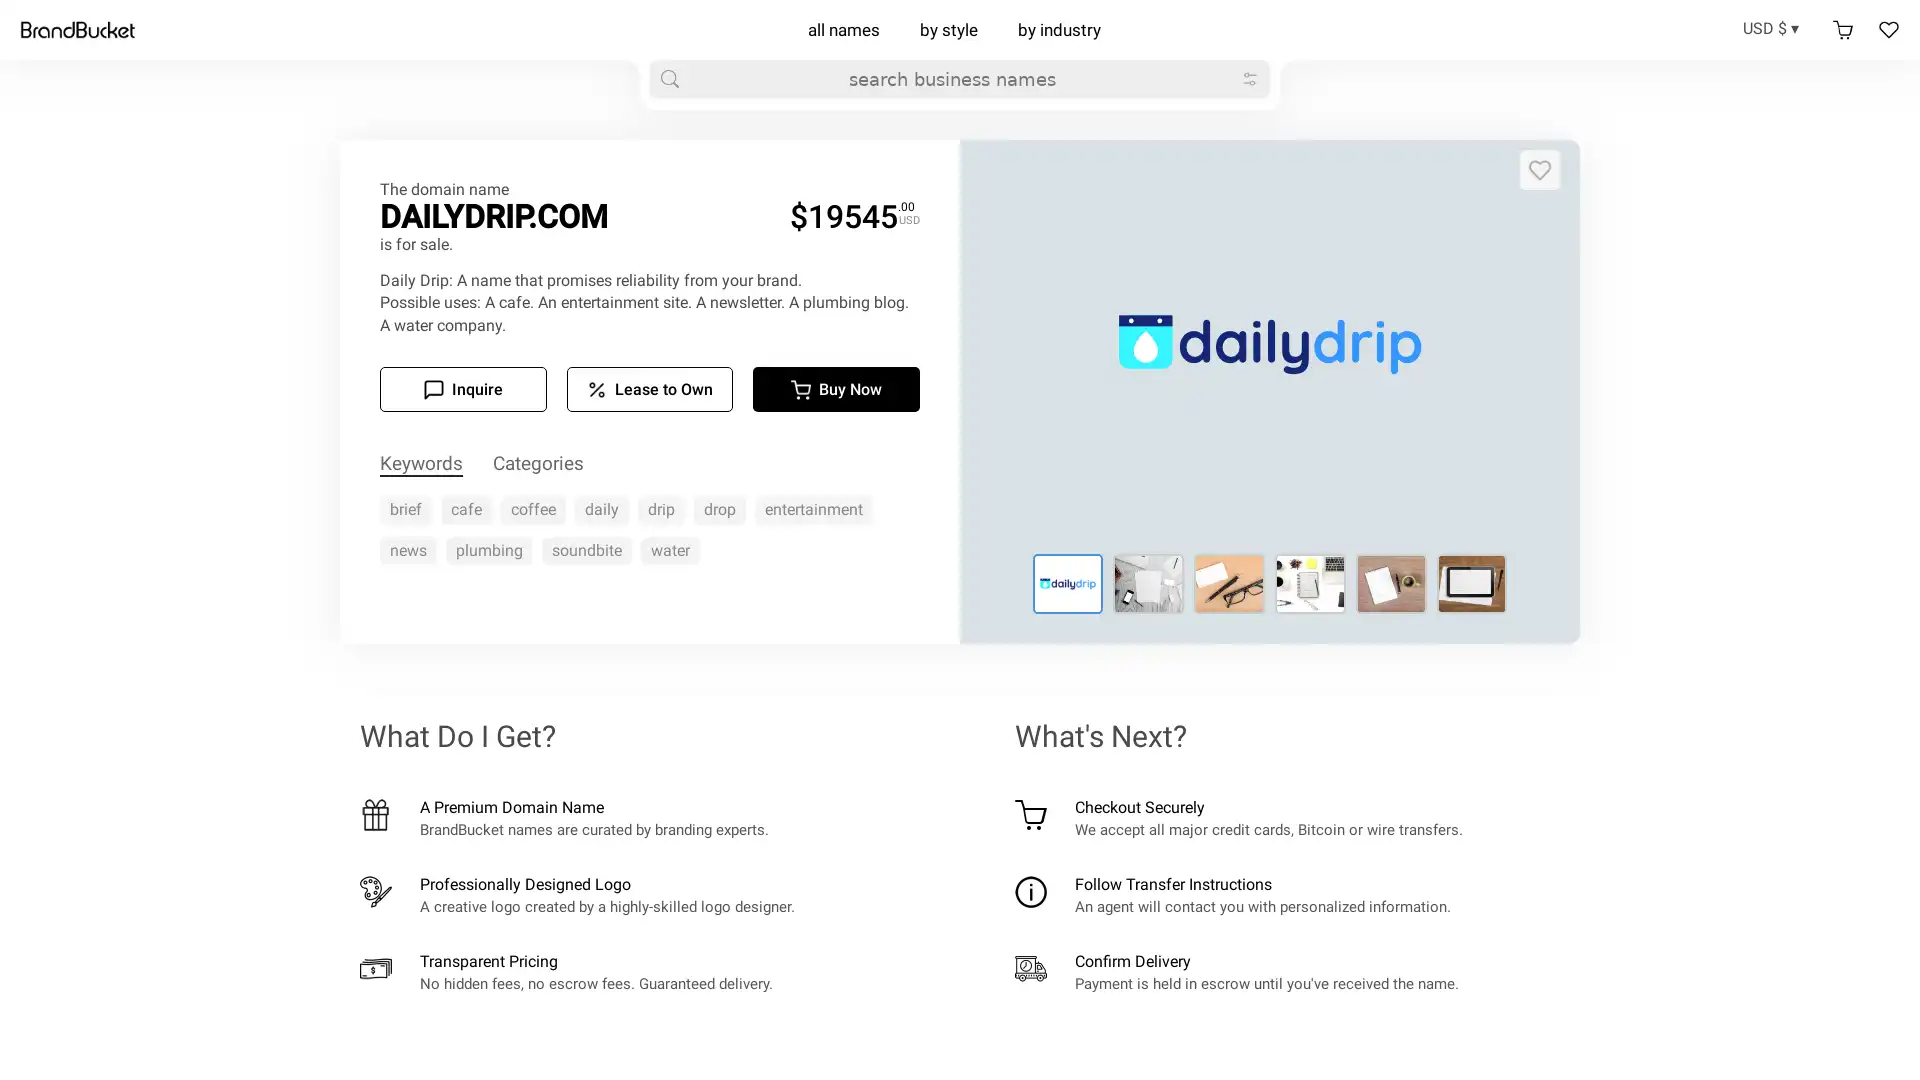 This screenshot has height=1080, width=1920. Describe the element at coordinates (1310, 583) in the screenshot. I see `Logo for dailydrip.com` at that location.